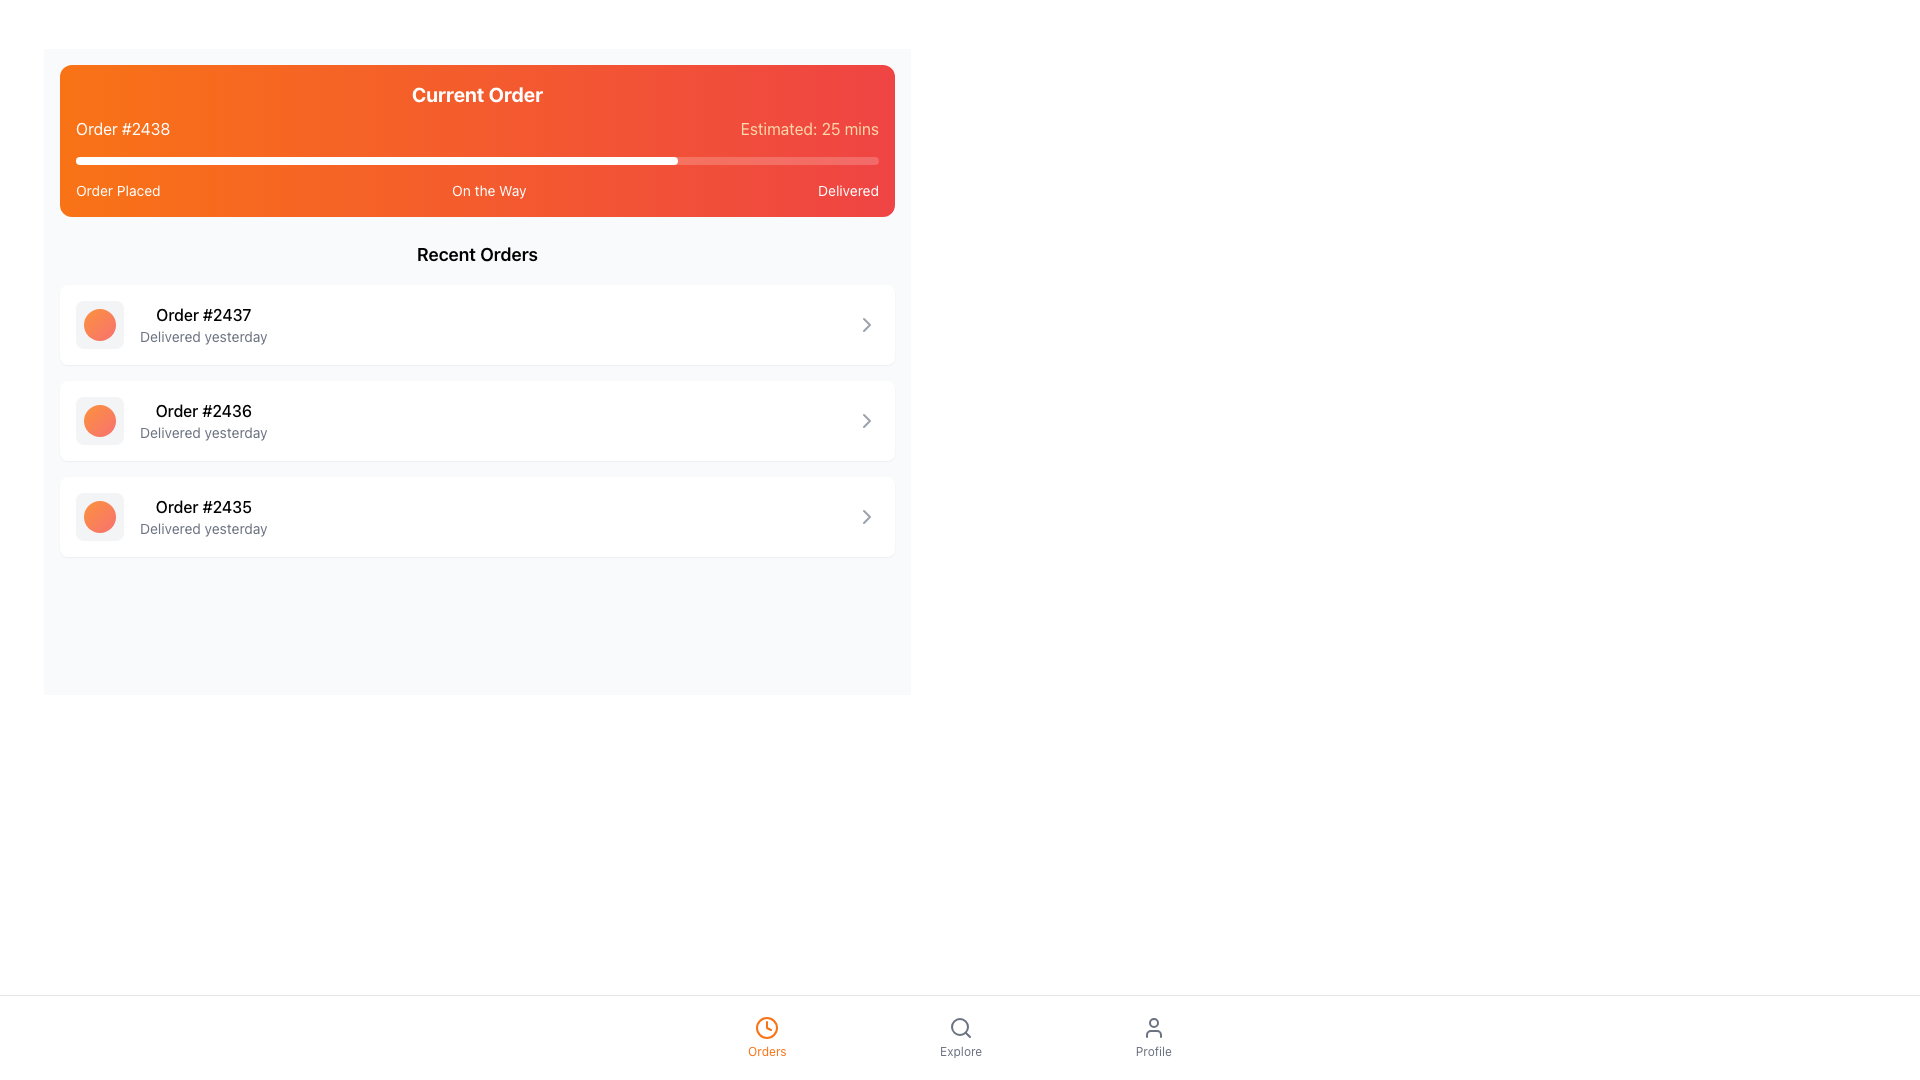  What do you see at coordinates (476, 140) in the screenshot?
I see `the Status overview block element that features a gradient background from orange to red with the title 'Current Order' and order details including 'Order #2438' and 'Estimated: 25 mins.'` at bounding box center [476, 140].